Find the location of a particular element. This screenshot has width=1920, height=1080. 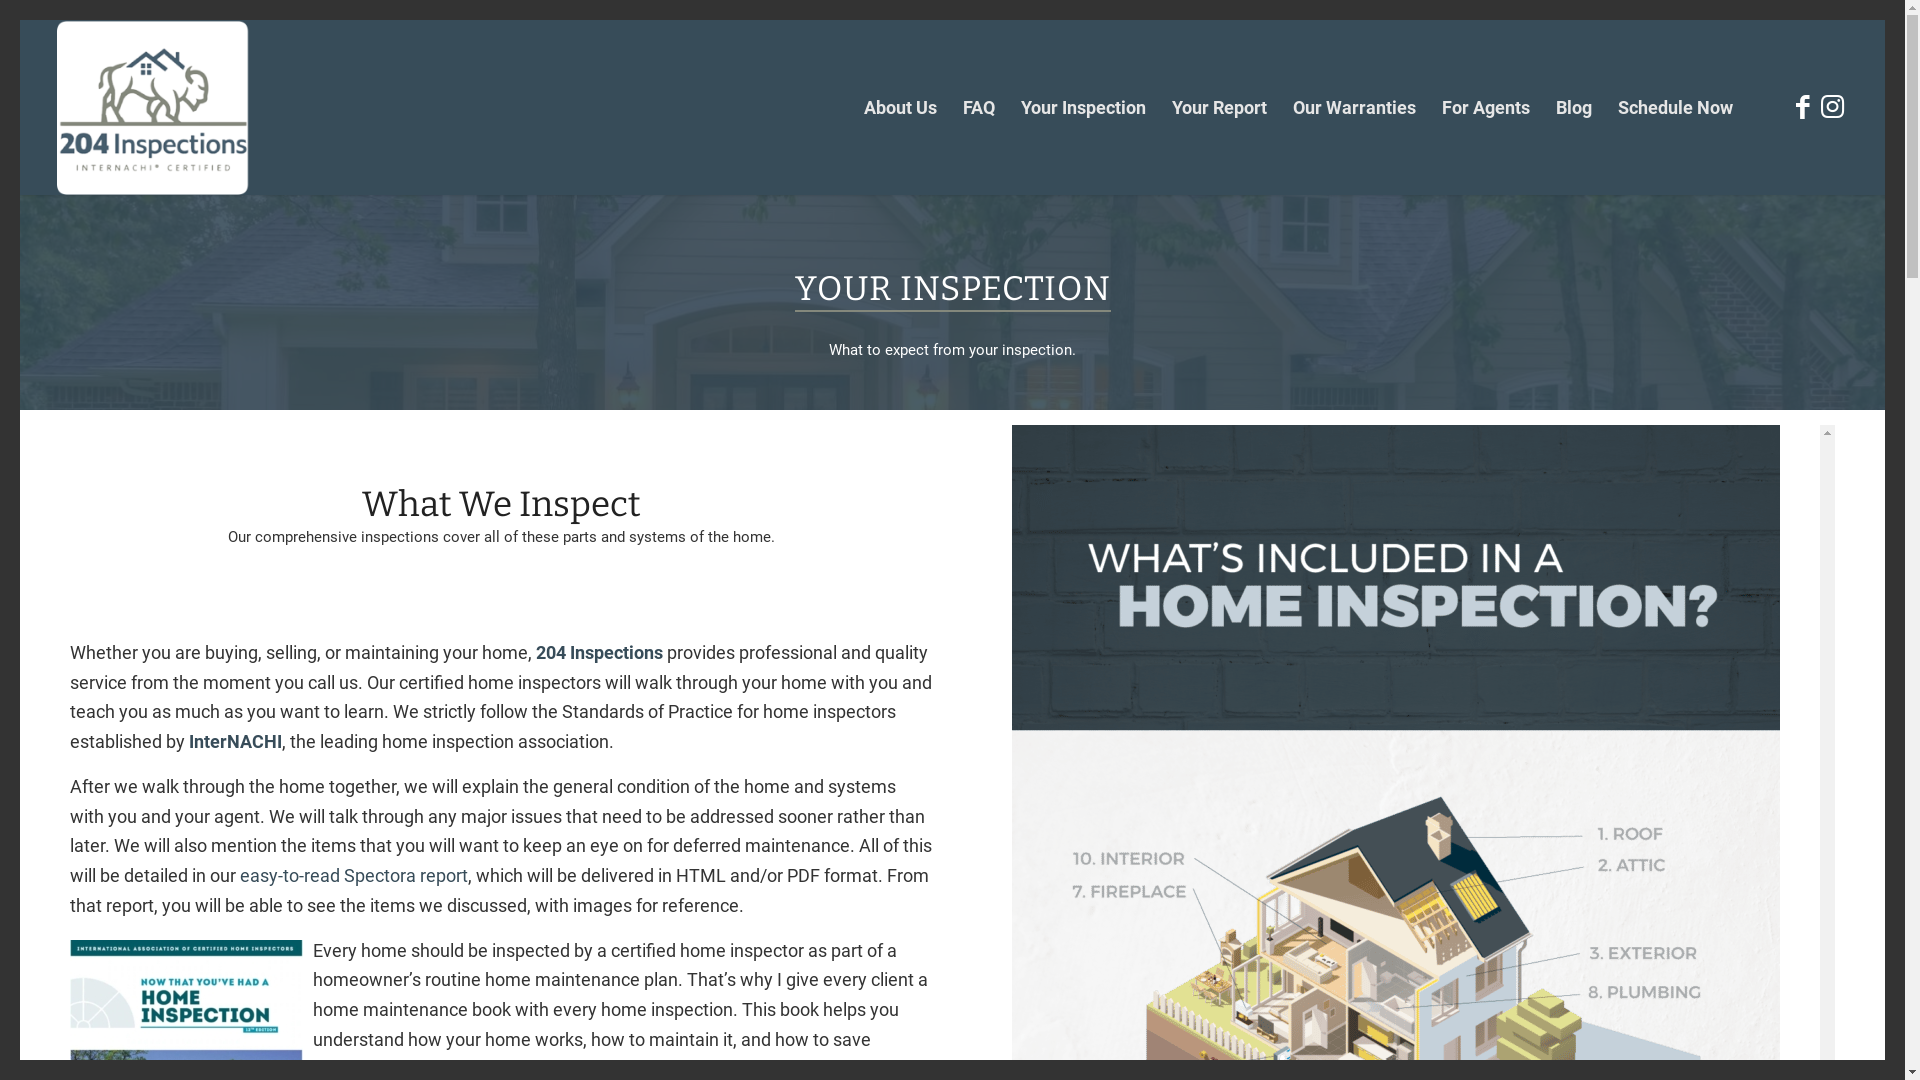

'For Agents' is located at coordinates (1486, 107).